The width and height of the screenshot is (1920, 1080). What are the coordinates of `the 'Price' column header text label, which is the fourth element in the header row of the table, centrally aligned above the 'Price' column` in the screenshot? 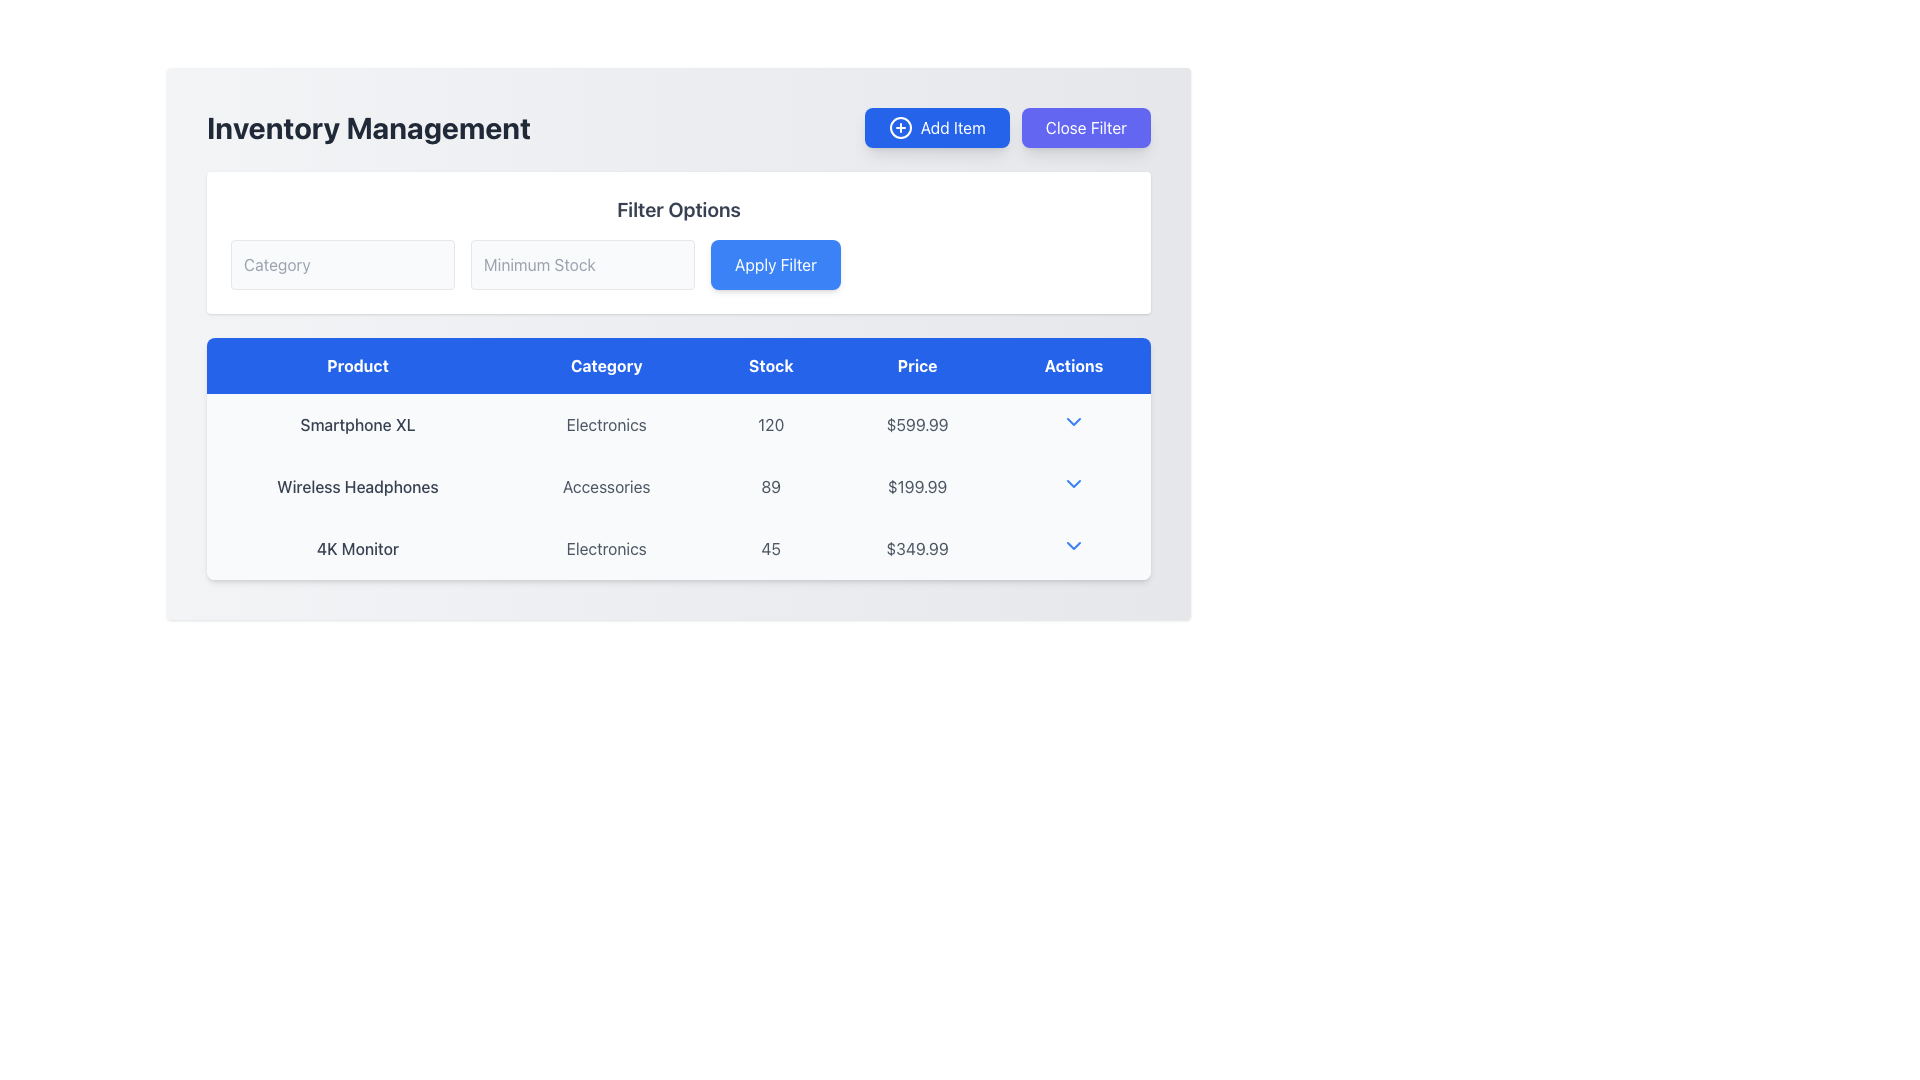 It's located at (916, 366).